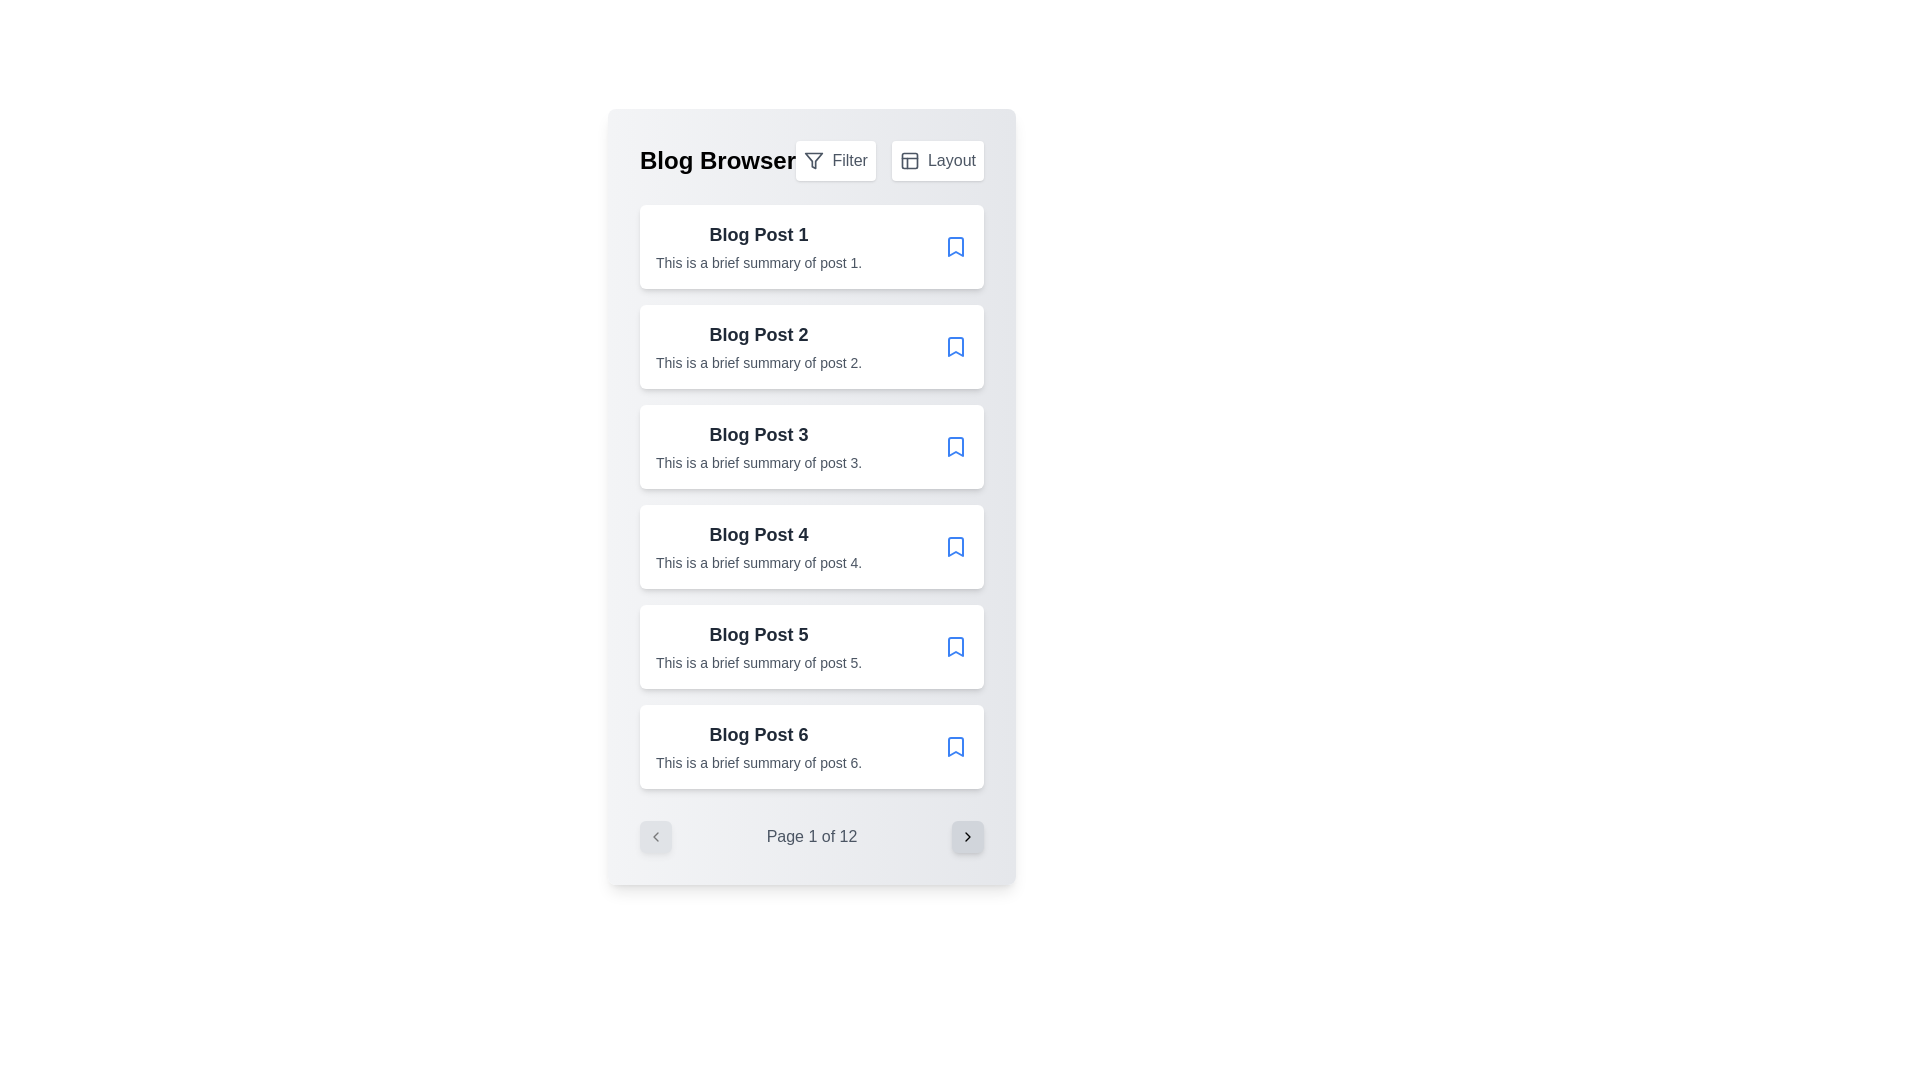 This screenshot has height=1080, width=1920. What do you see at coordinates (656, 837) in the screenshot?
I see `the Navigation button with an embedded leftward-pointing chevron icon to observe the hover effect` at bounding box center [656, 837].